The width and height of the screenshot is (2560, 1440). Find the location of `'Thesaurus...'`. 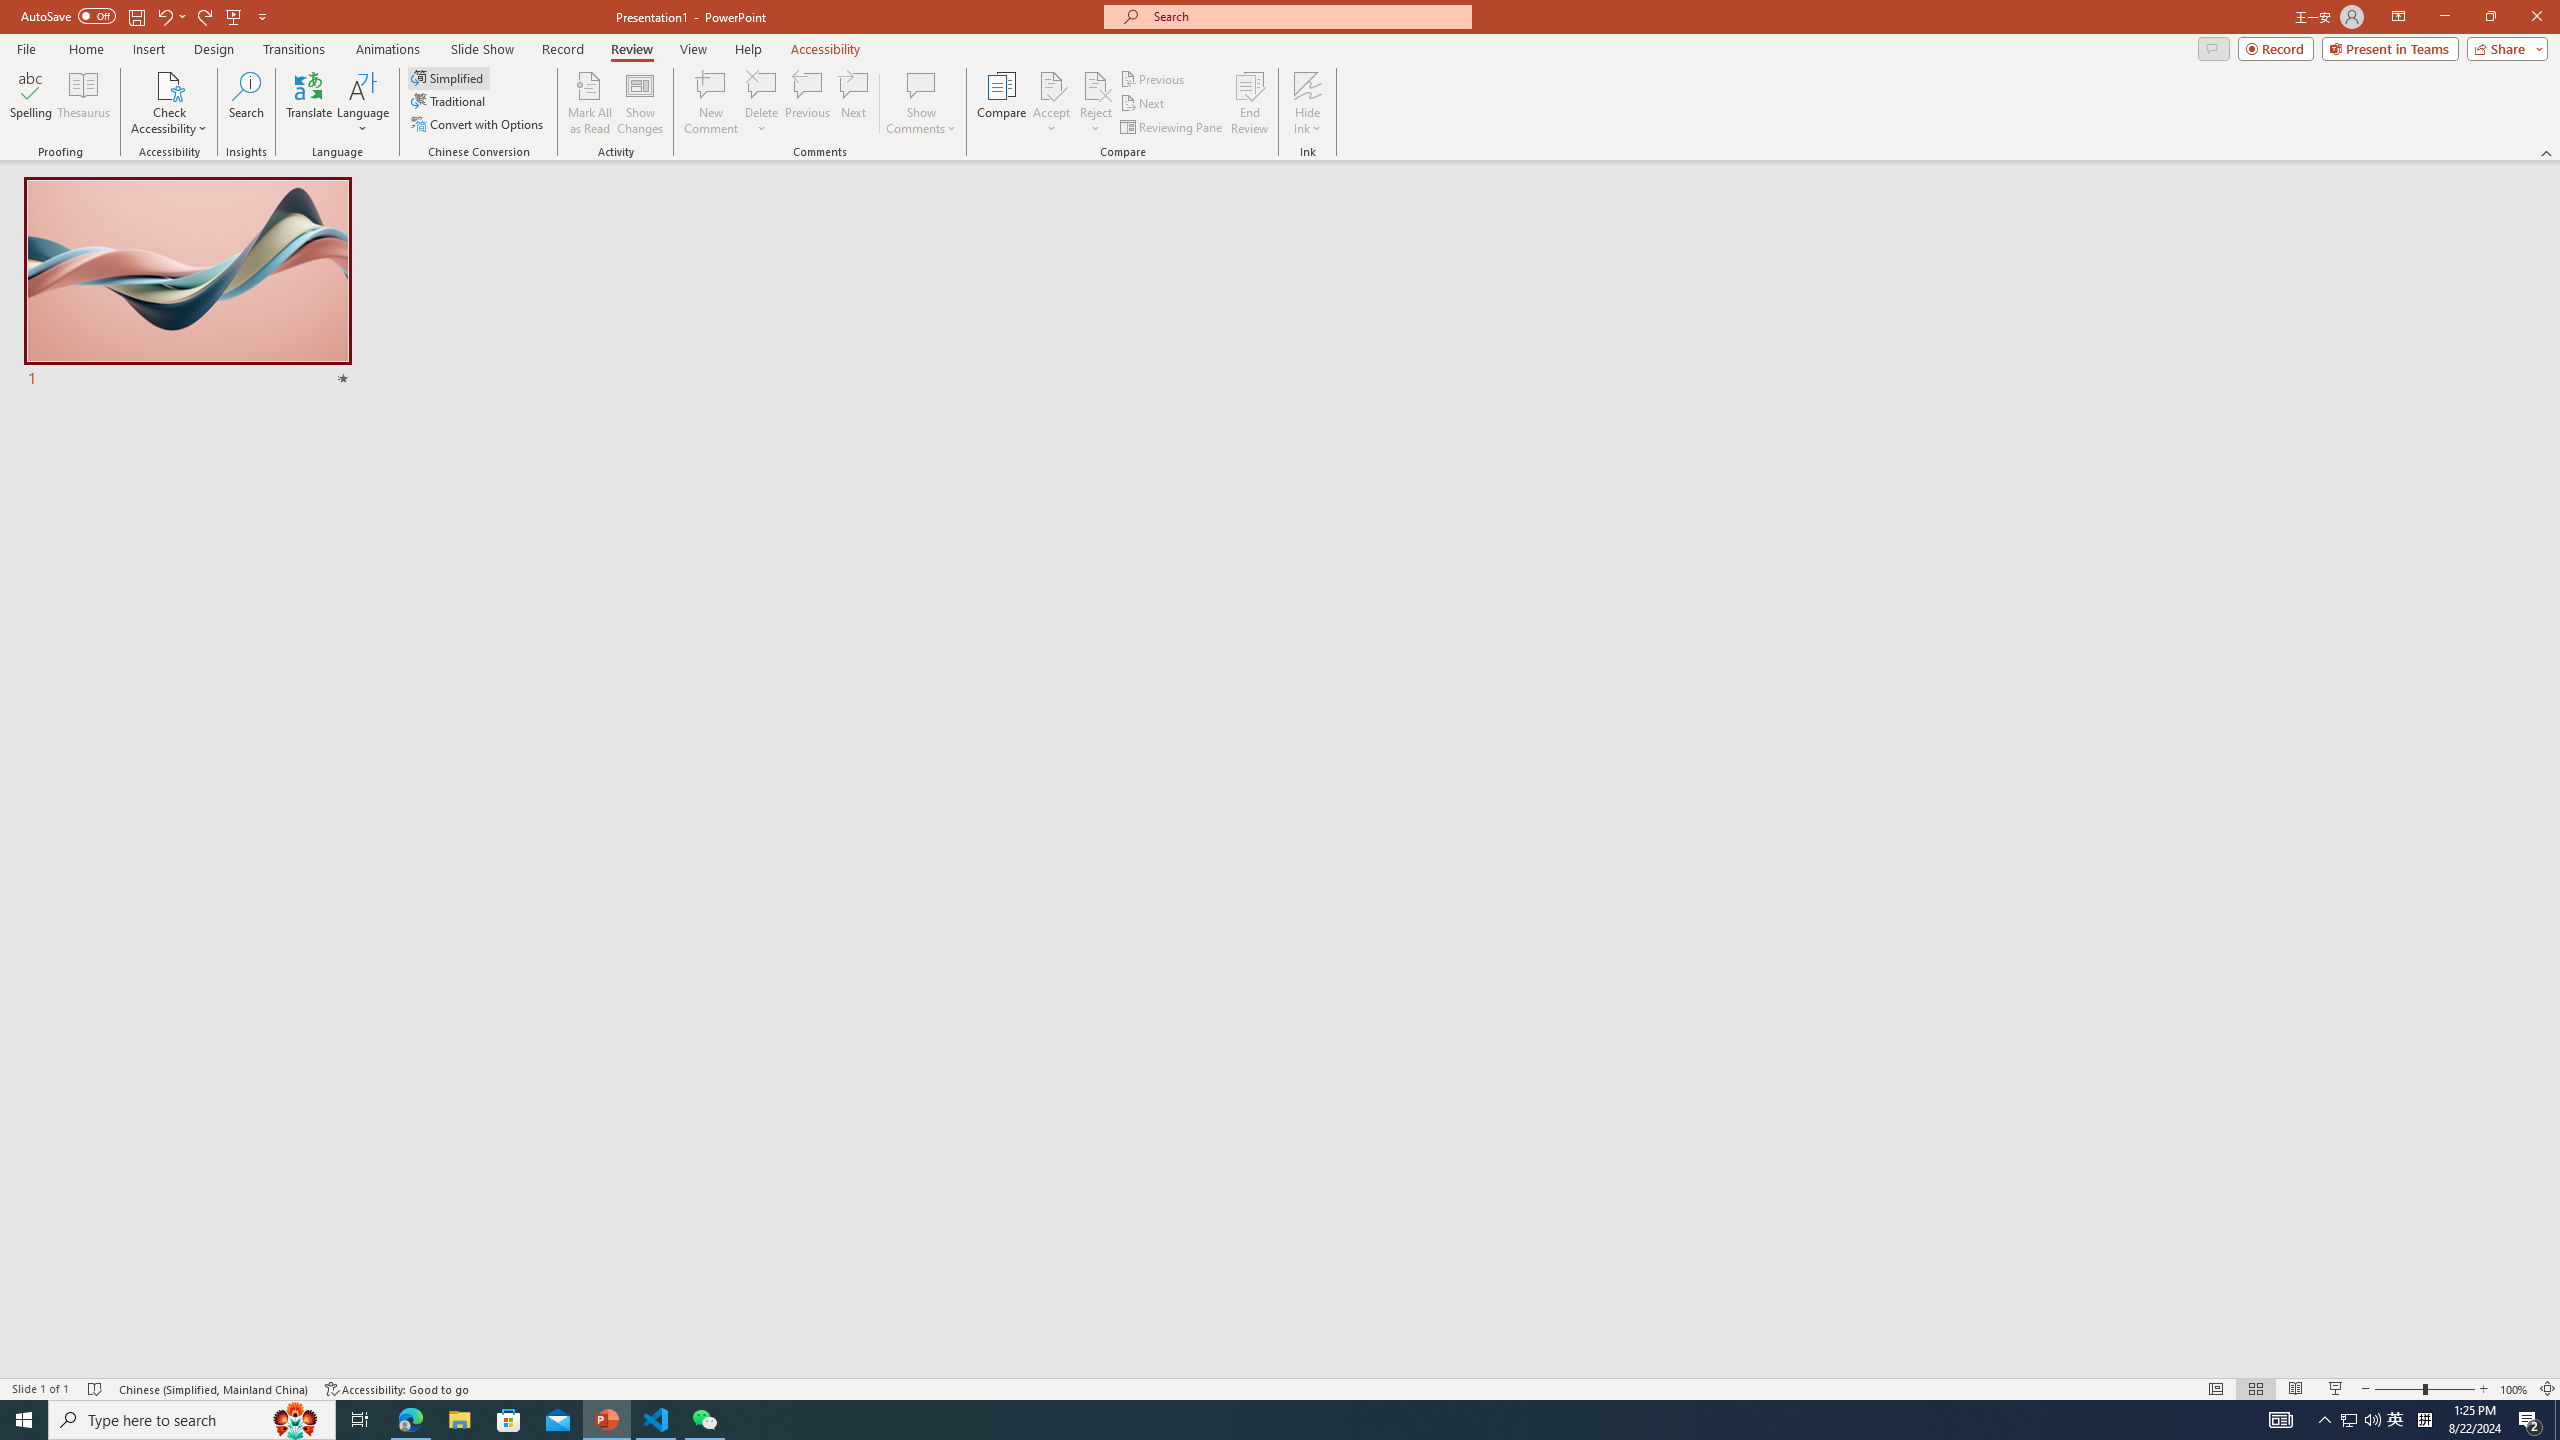

'Thesaurus...' is located at coordinates (82, 103).